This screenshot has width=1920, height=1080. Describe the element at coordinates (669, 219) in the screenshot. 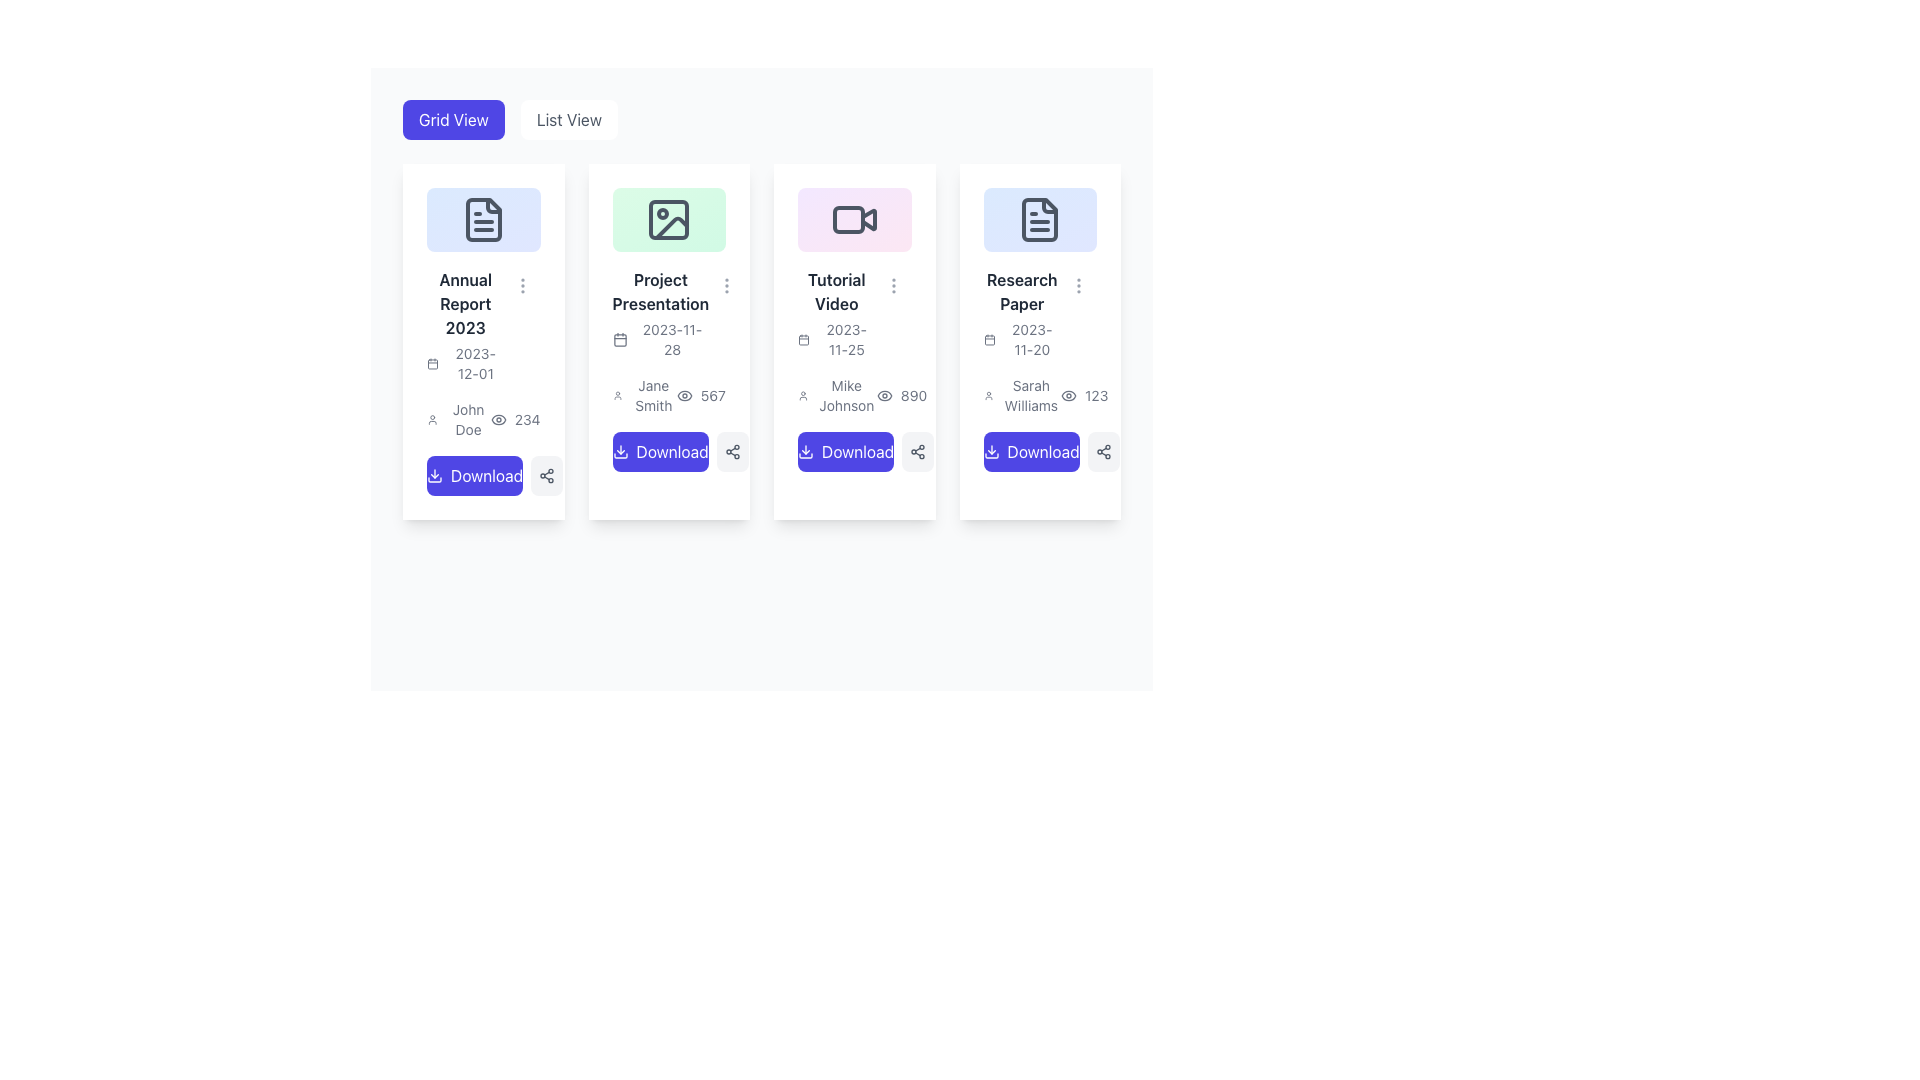

I see `the graphical icon element that is part of the 'Project Presentation' card, which is a small rectangular shape with rounded corners within an image-like icon` at that location.